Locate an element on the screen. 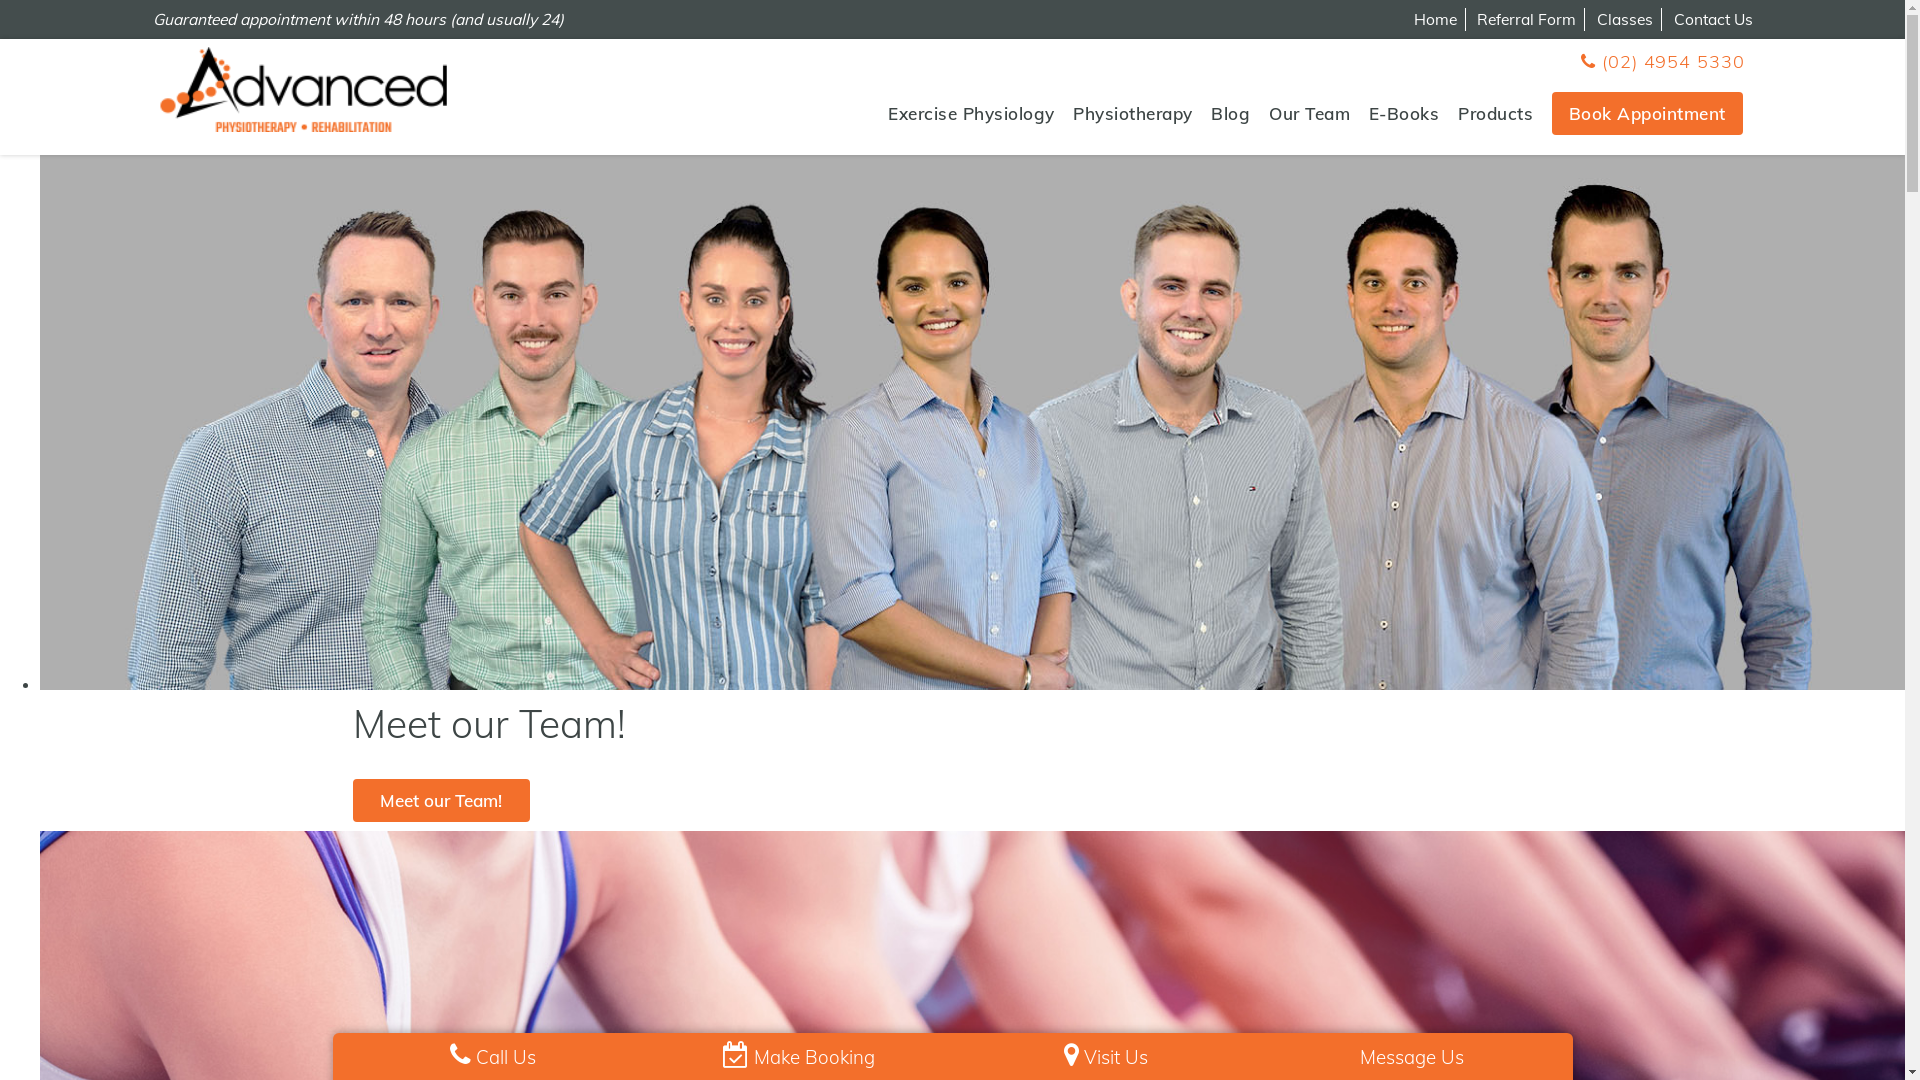 The image size is (1920, 1080). 'Referral Form' is located at coordinates (1477, 19).